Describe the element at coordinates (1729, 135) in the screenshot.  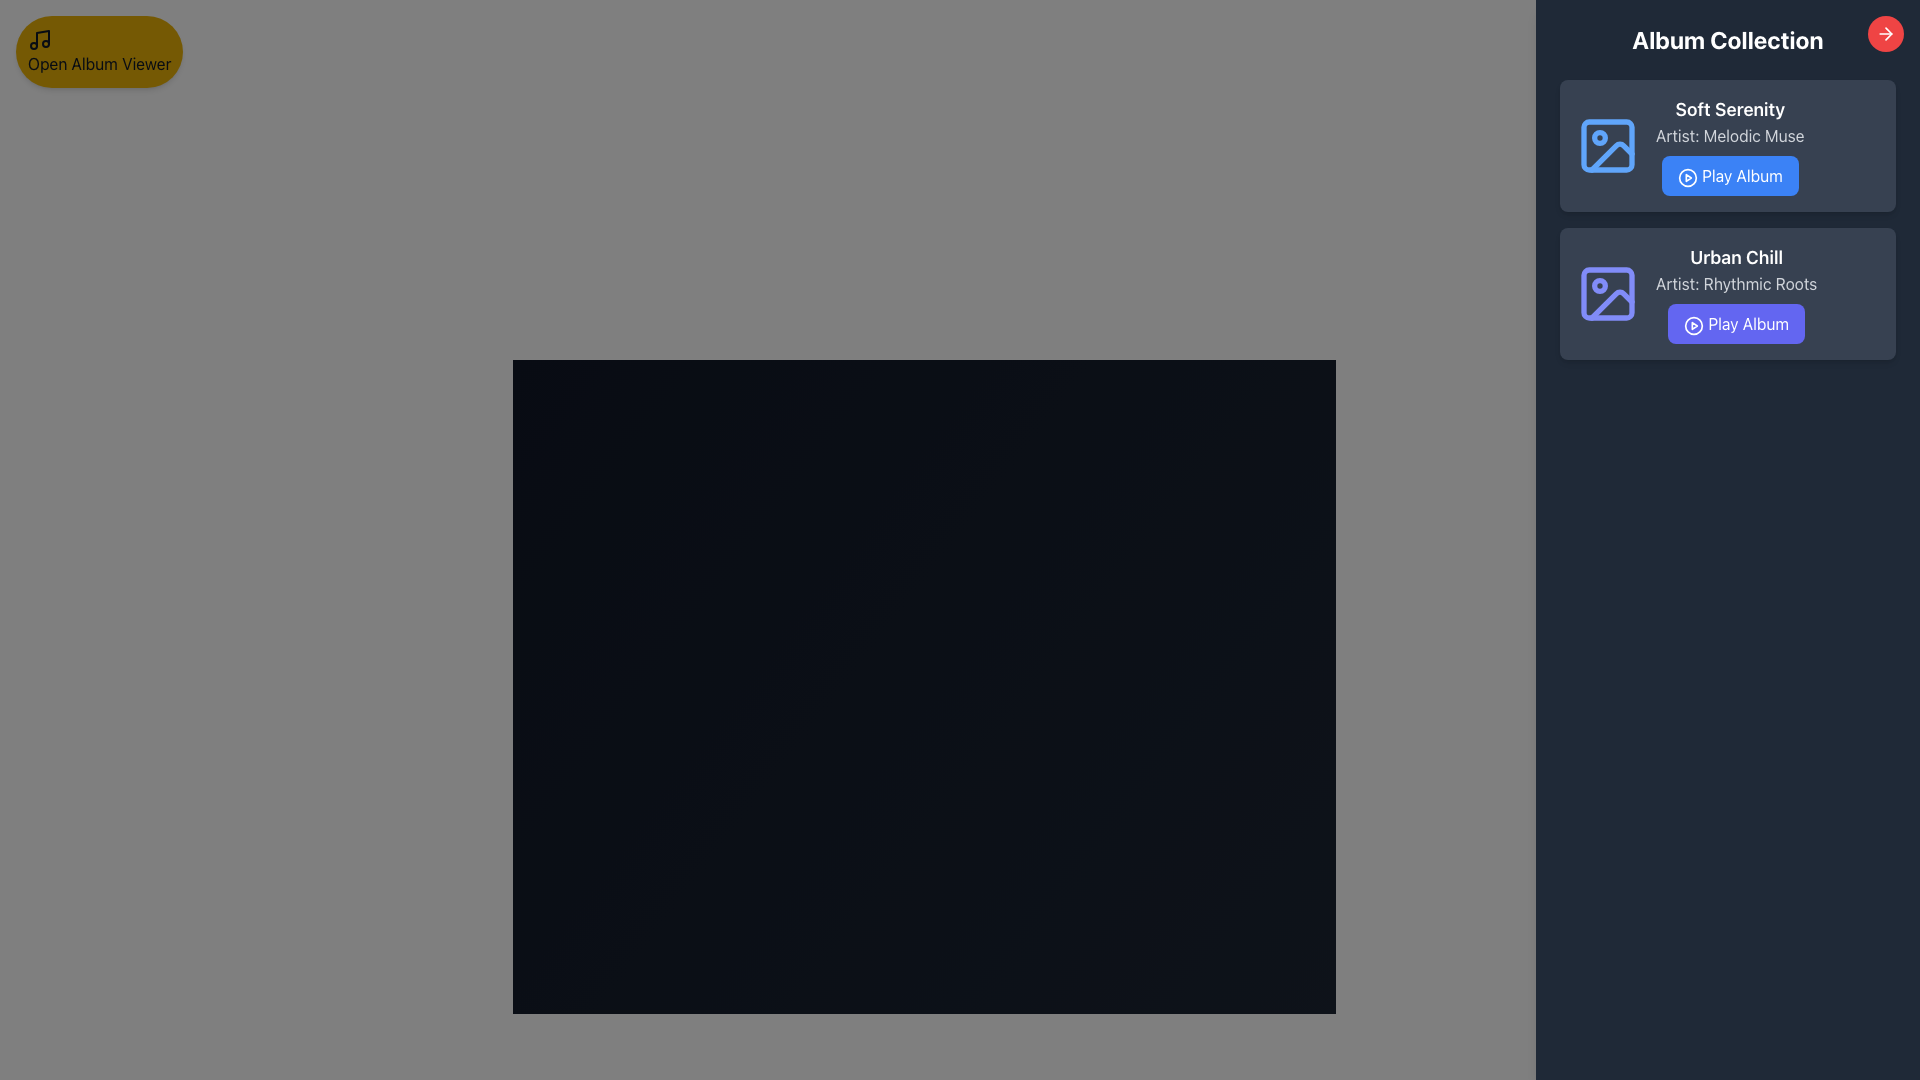
I see `the text label displaying artist information for the album 'Soft Serenity', located below the album title within the first card in the right-hand panel` at that location.